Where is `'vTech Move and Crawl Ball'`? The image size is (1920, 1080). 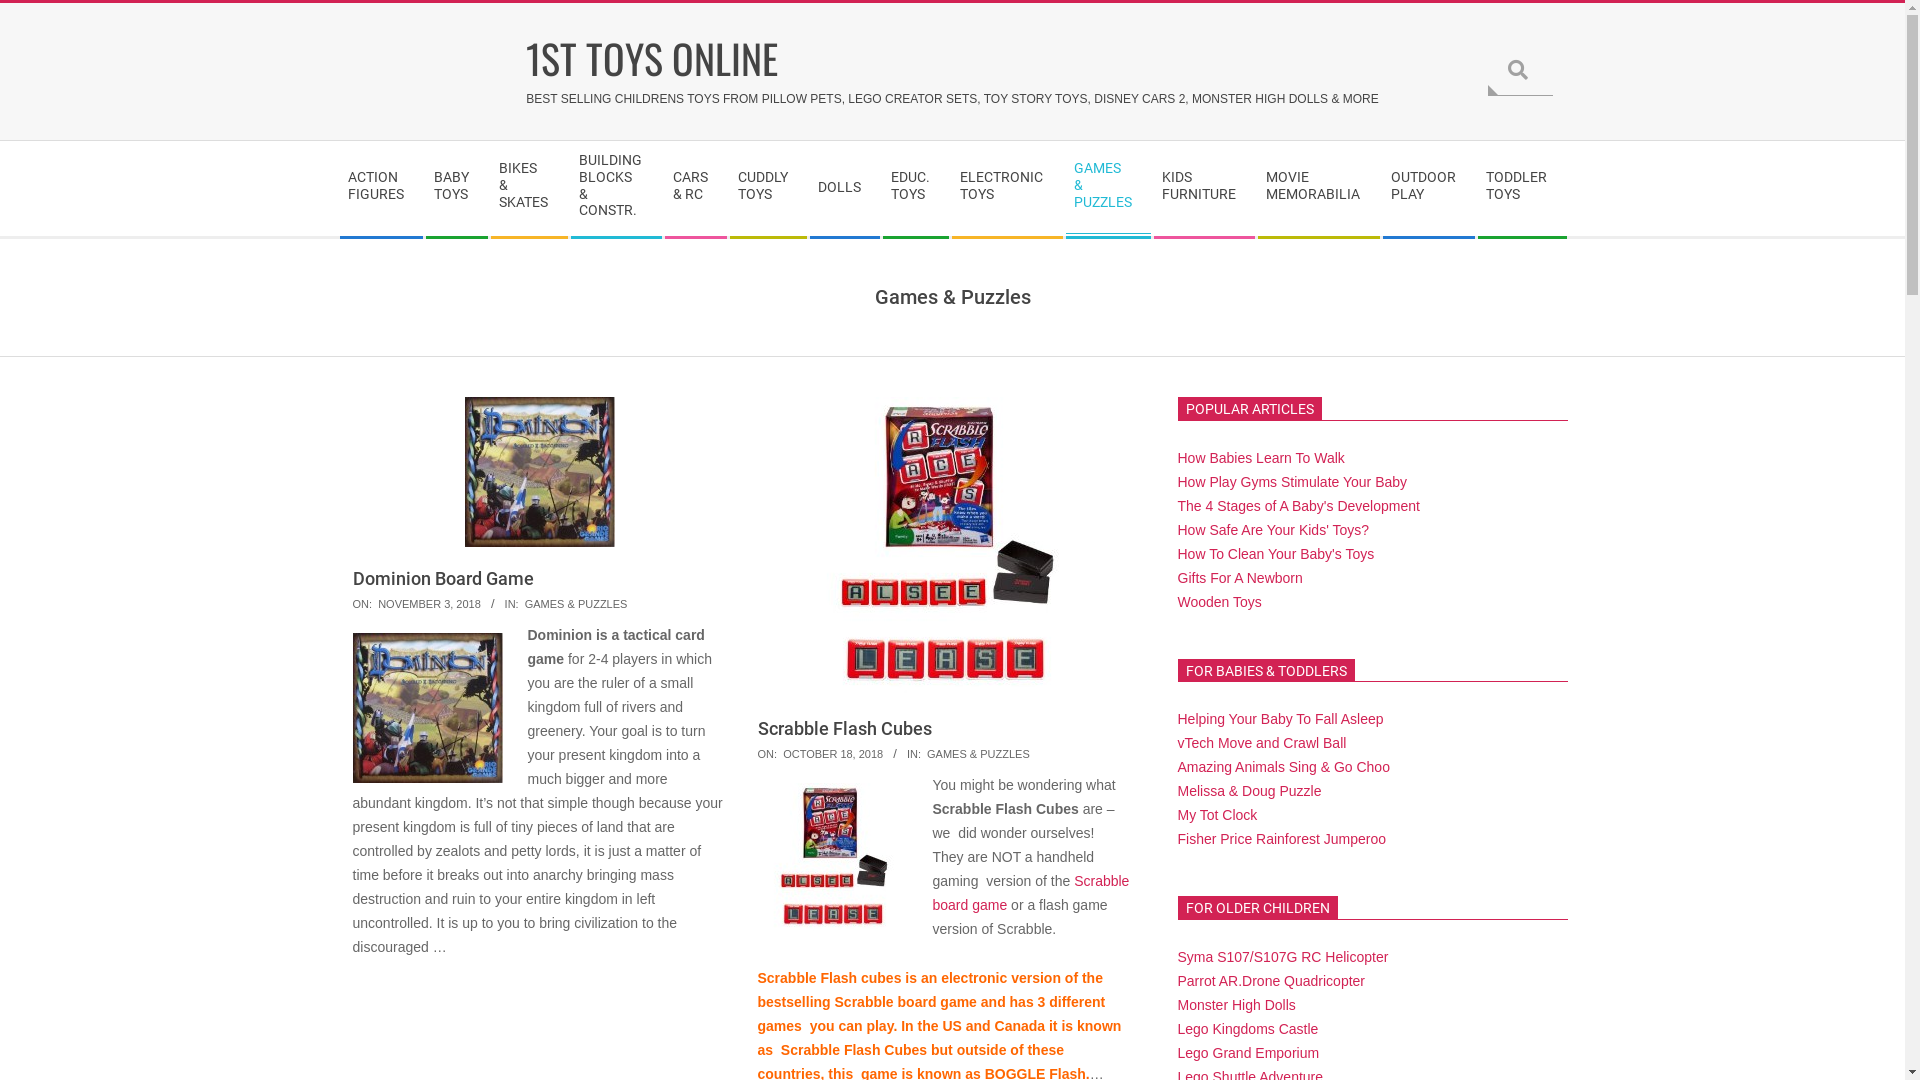 'vTech Move and Crawl Ball' is located at coordinates (1177, 743).